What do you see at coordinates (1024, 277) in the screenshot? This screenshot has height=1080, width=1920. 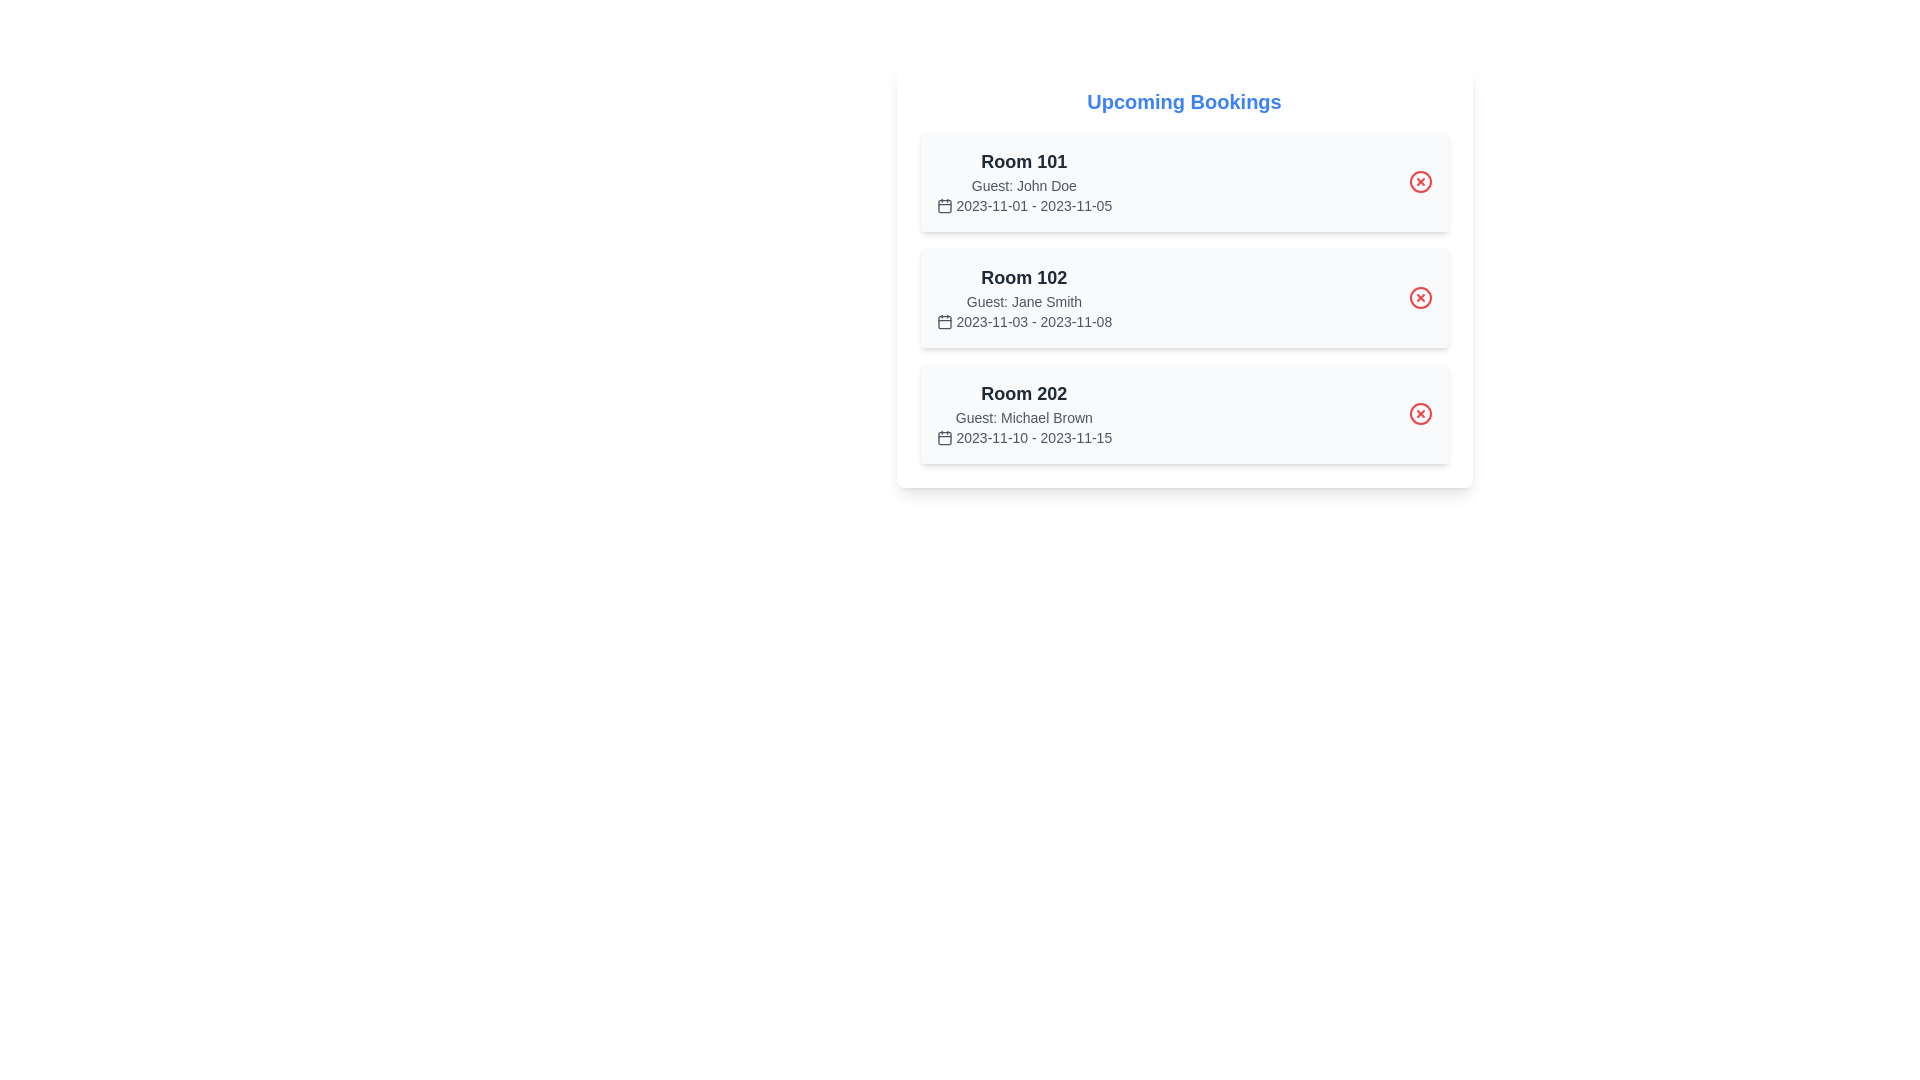 I see `the Text Display that specifies the room number associated with a booking, located in the second block of 'Upcoming Bookings' for Room 102` at bounding box center [1024, 277].